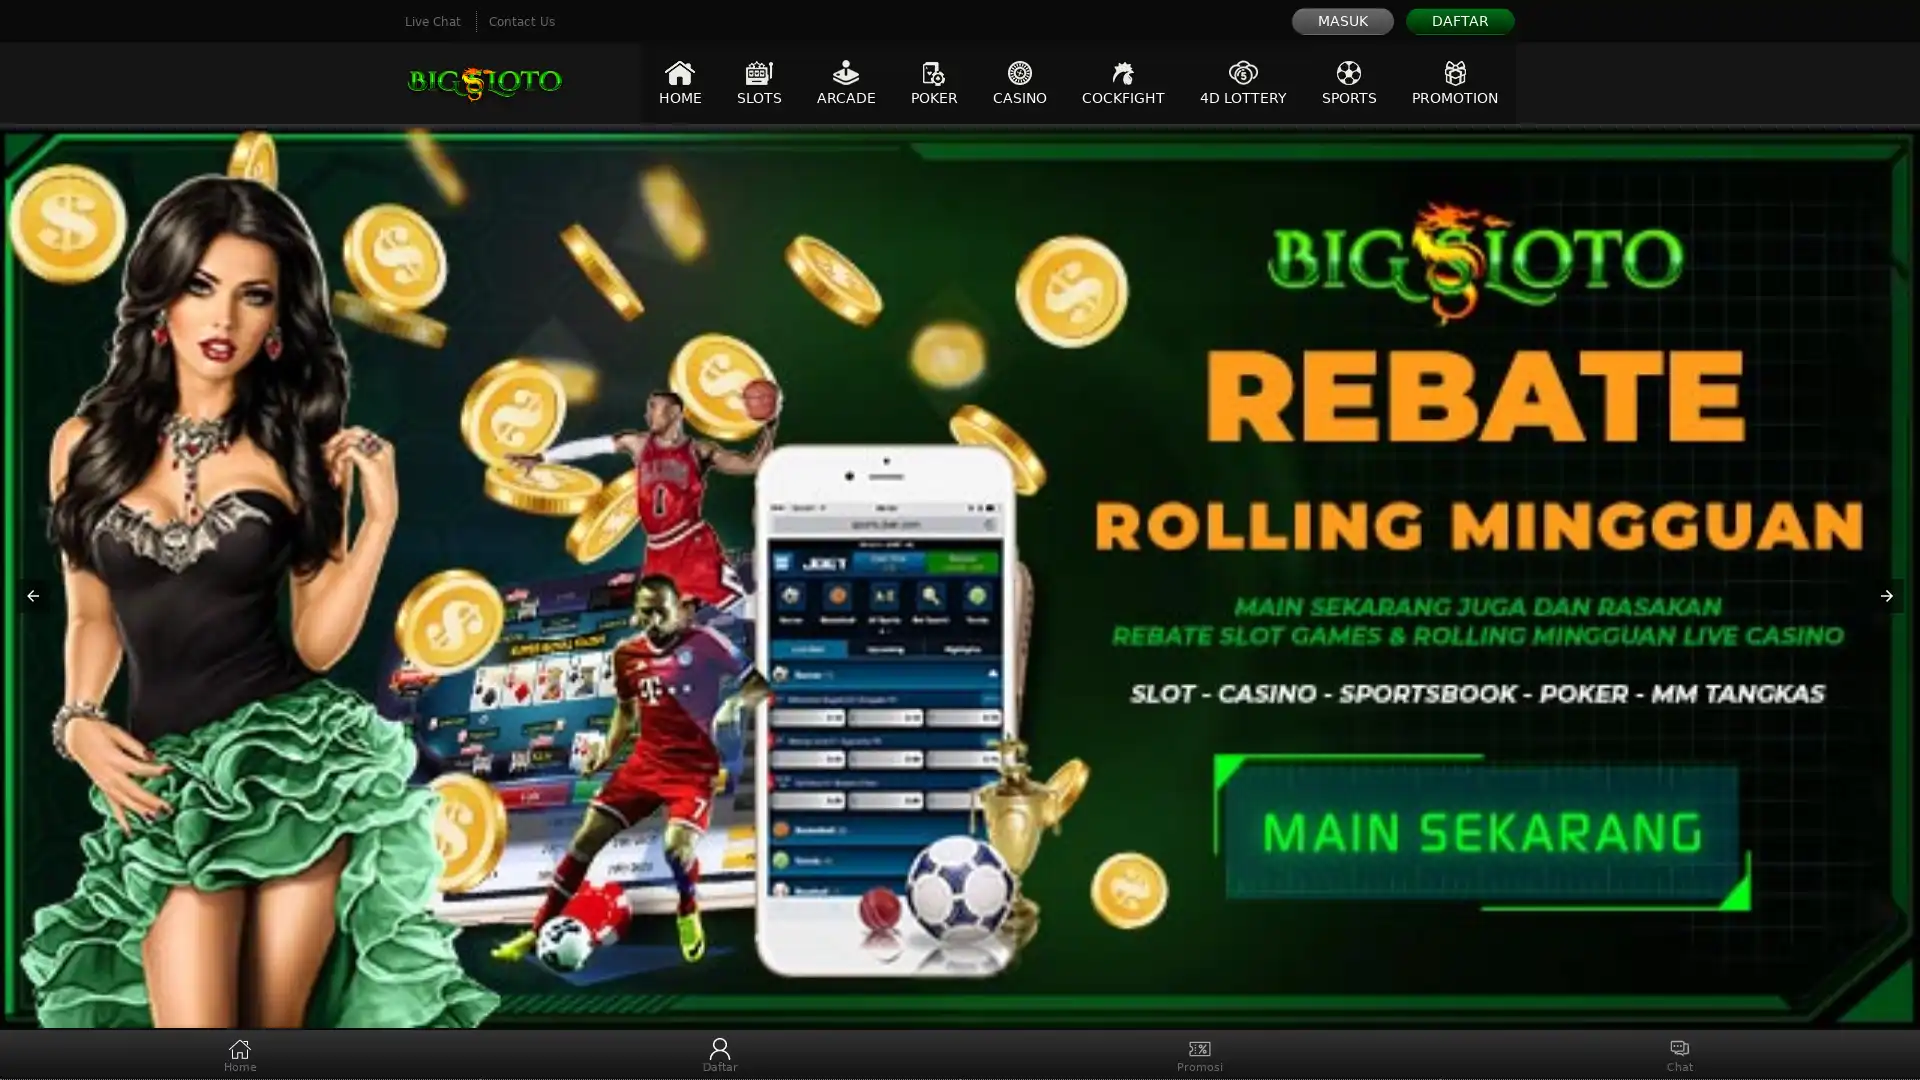 This screenshot has height=1080, width=1920. What do you see at coordinates (1885, 596) in the screenshot?
I see `Next item in carousel (4 of 4)` at bounding box center [1885, 596].